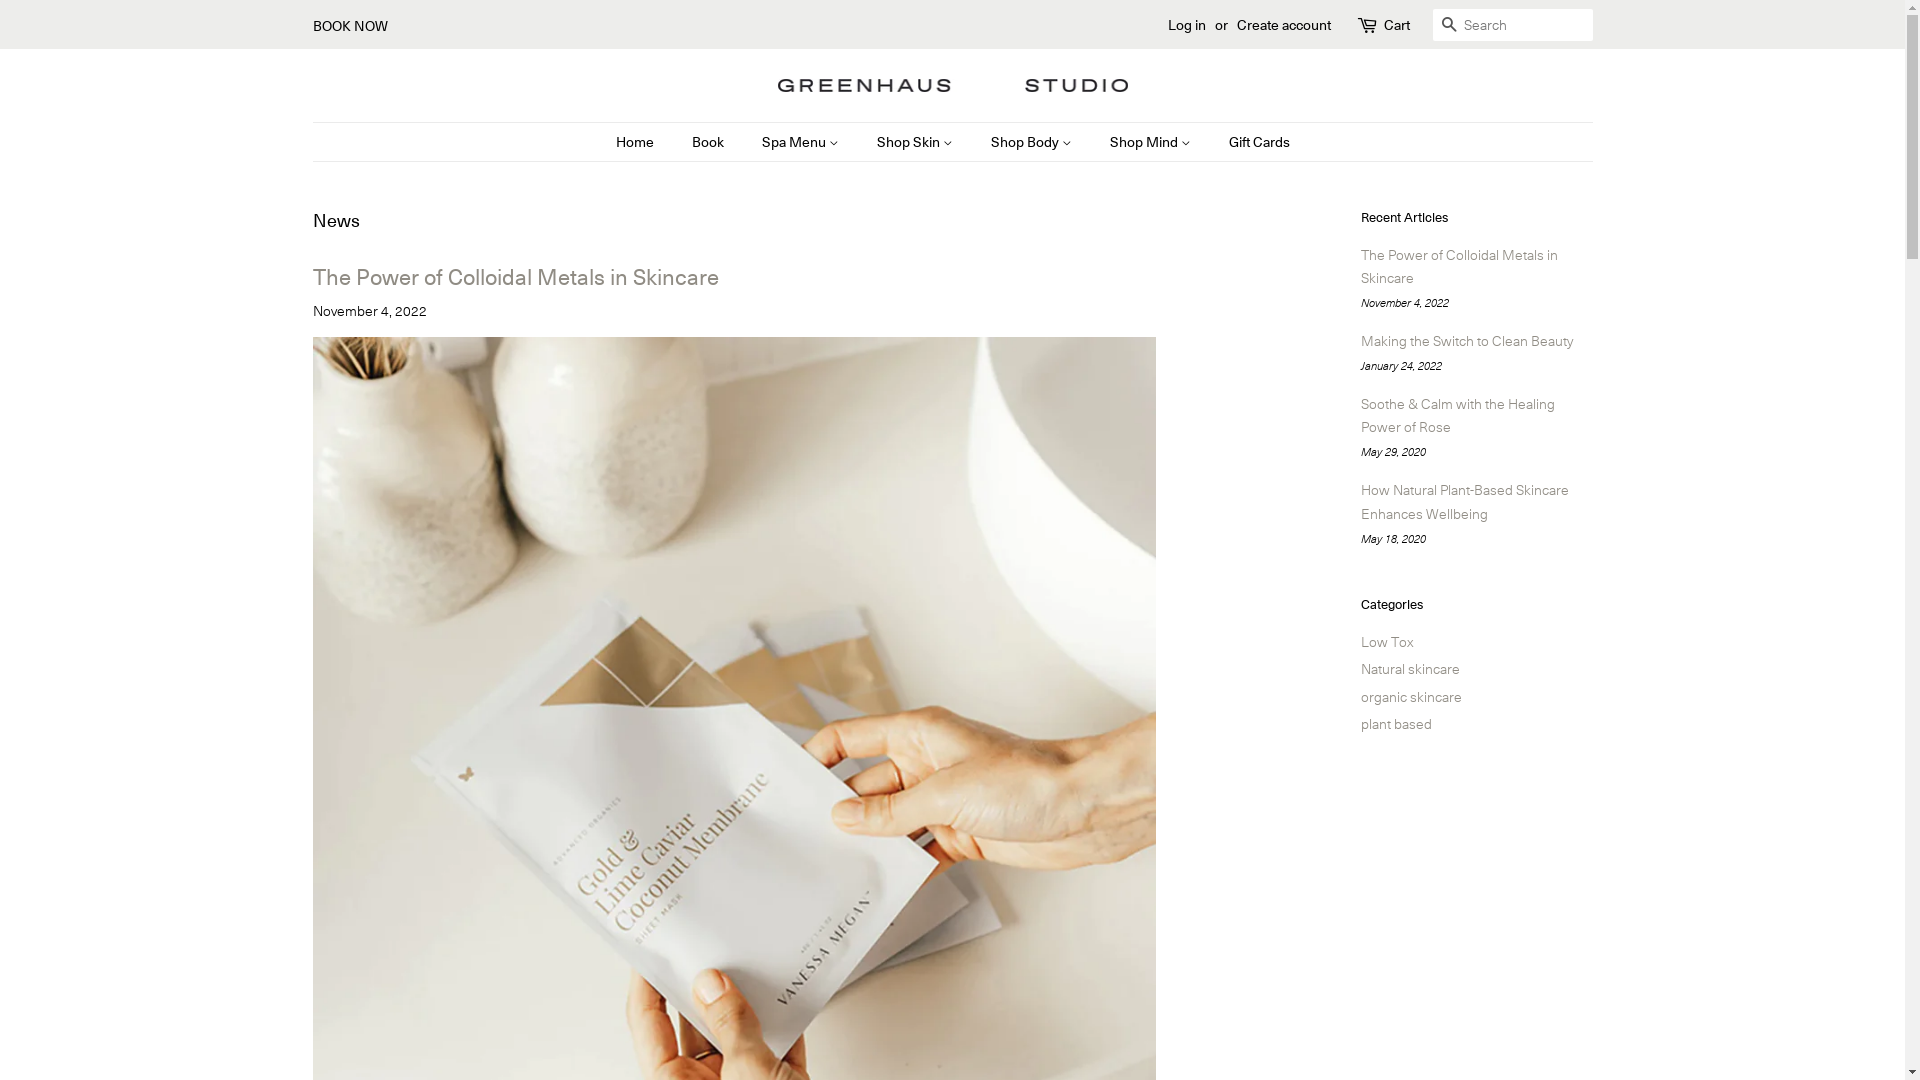 Image resolution: width=1920 pixels, height=1080 pixels. Describe the element at coordinates (1448, 25) in the screenshot. I see `'Search'` at that location.